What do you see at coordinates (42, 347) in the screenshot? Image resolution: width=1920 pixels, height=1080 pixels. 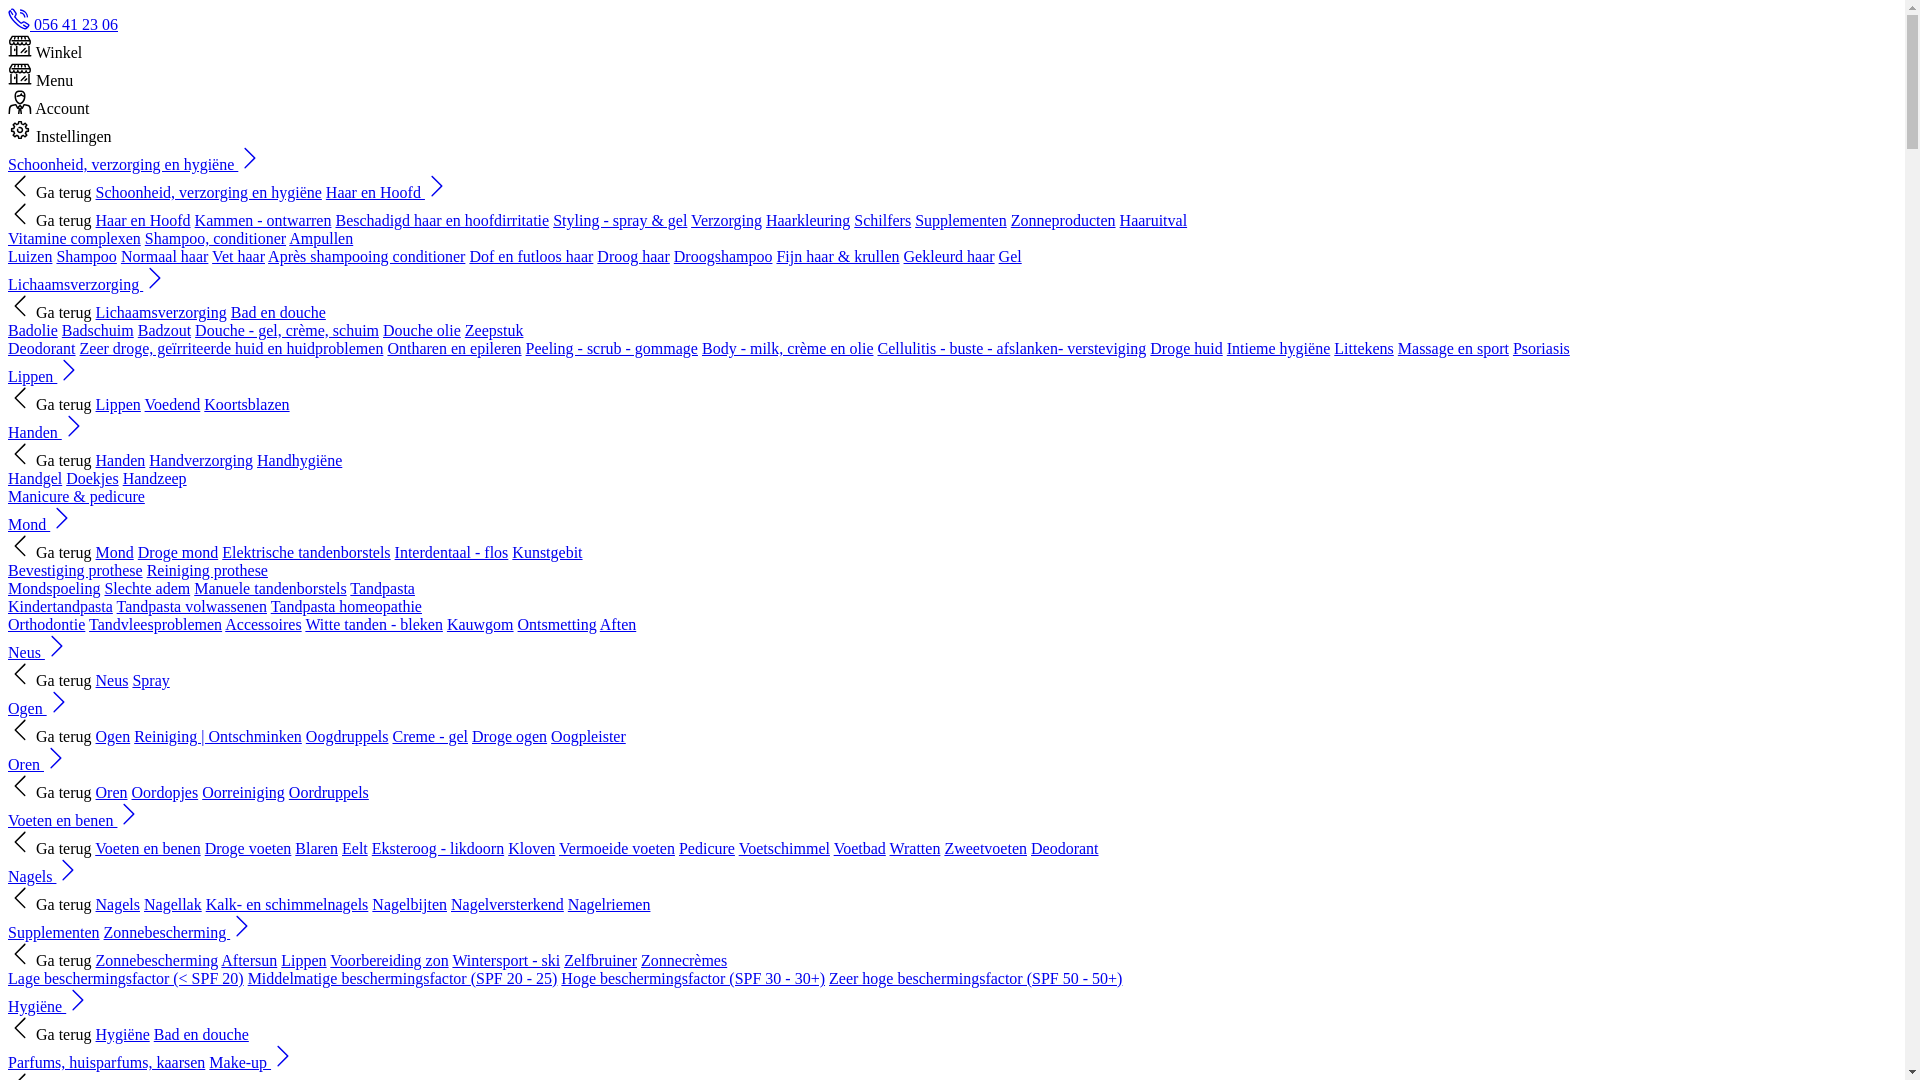 I see `'Deodorant'` at bounding box center [42, 347].